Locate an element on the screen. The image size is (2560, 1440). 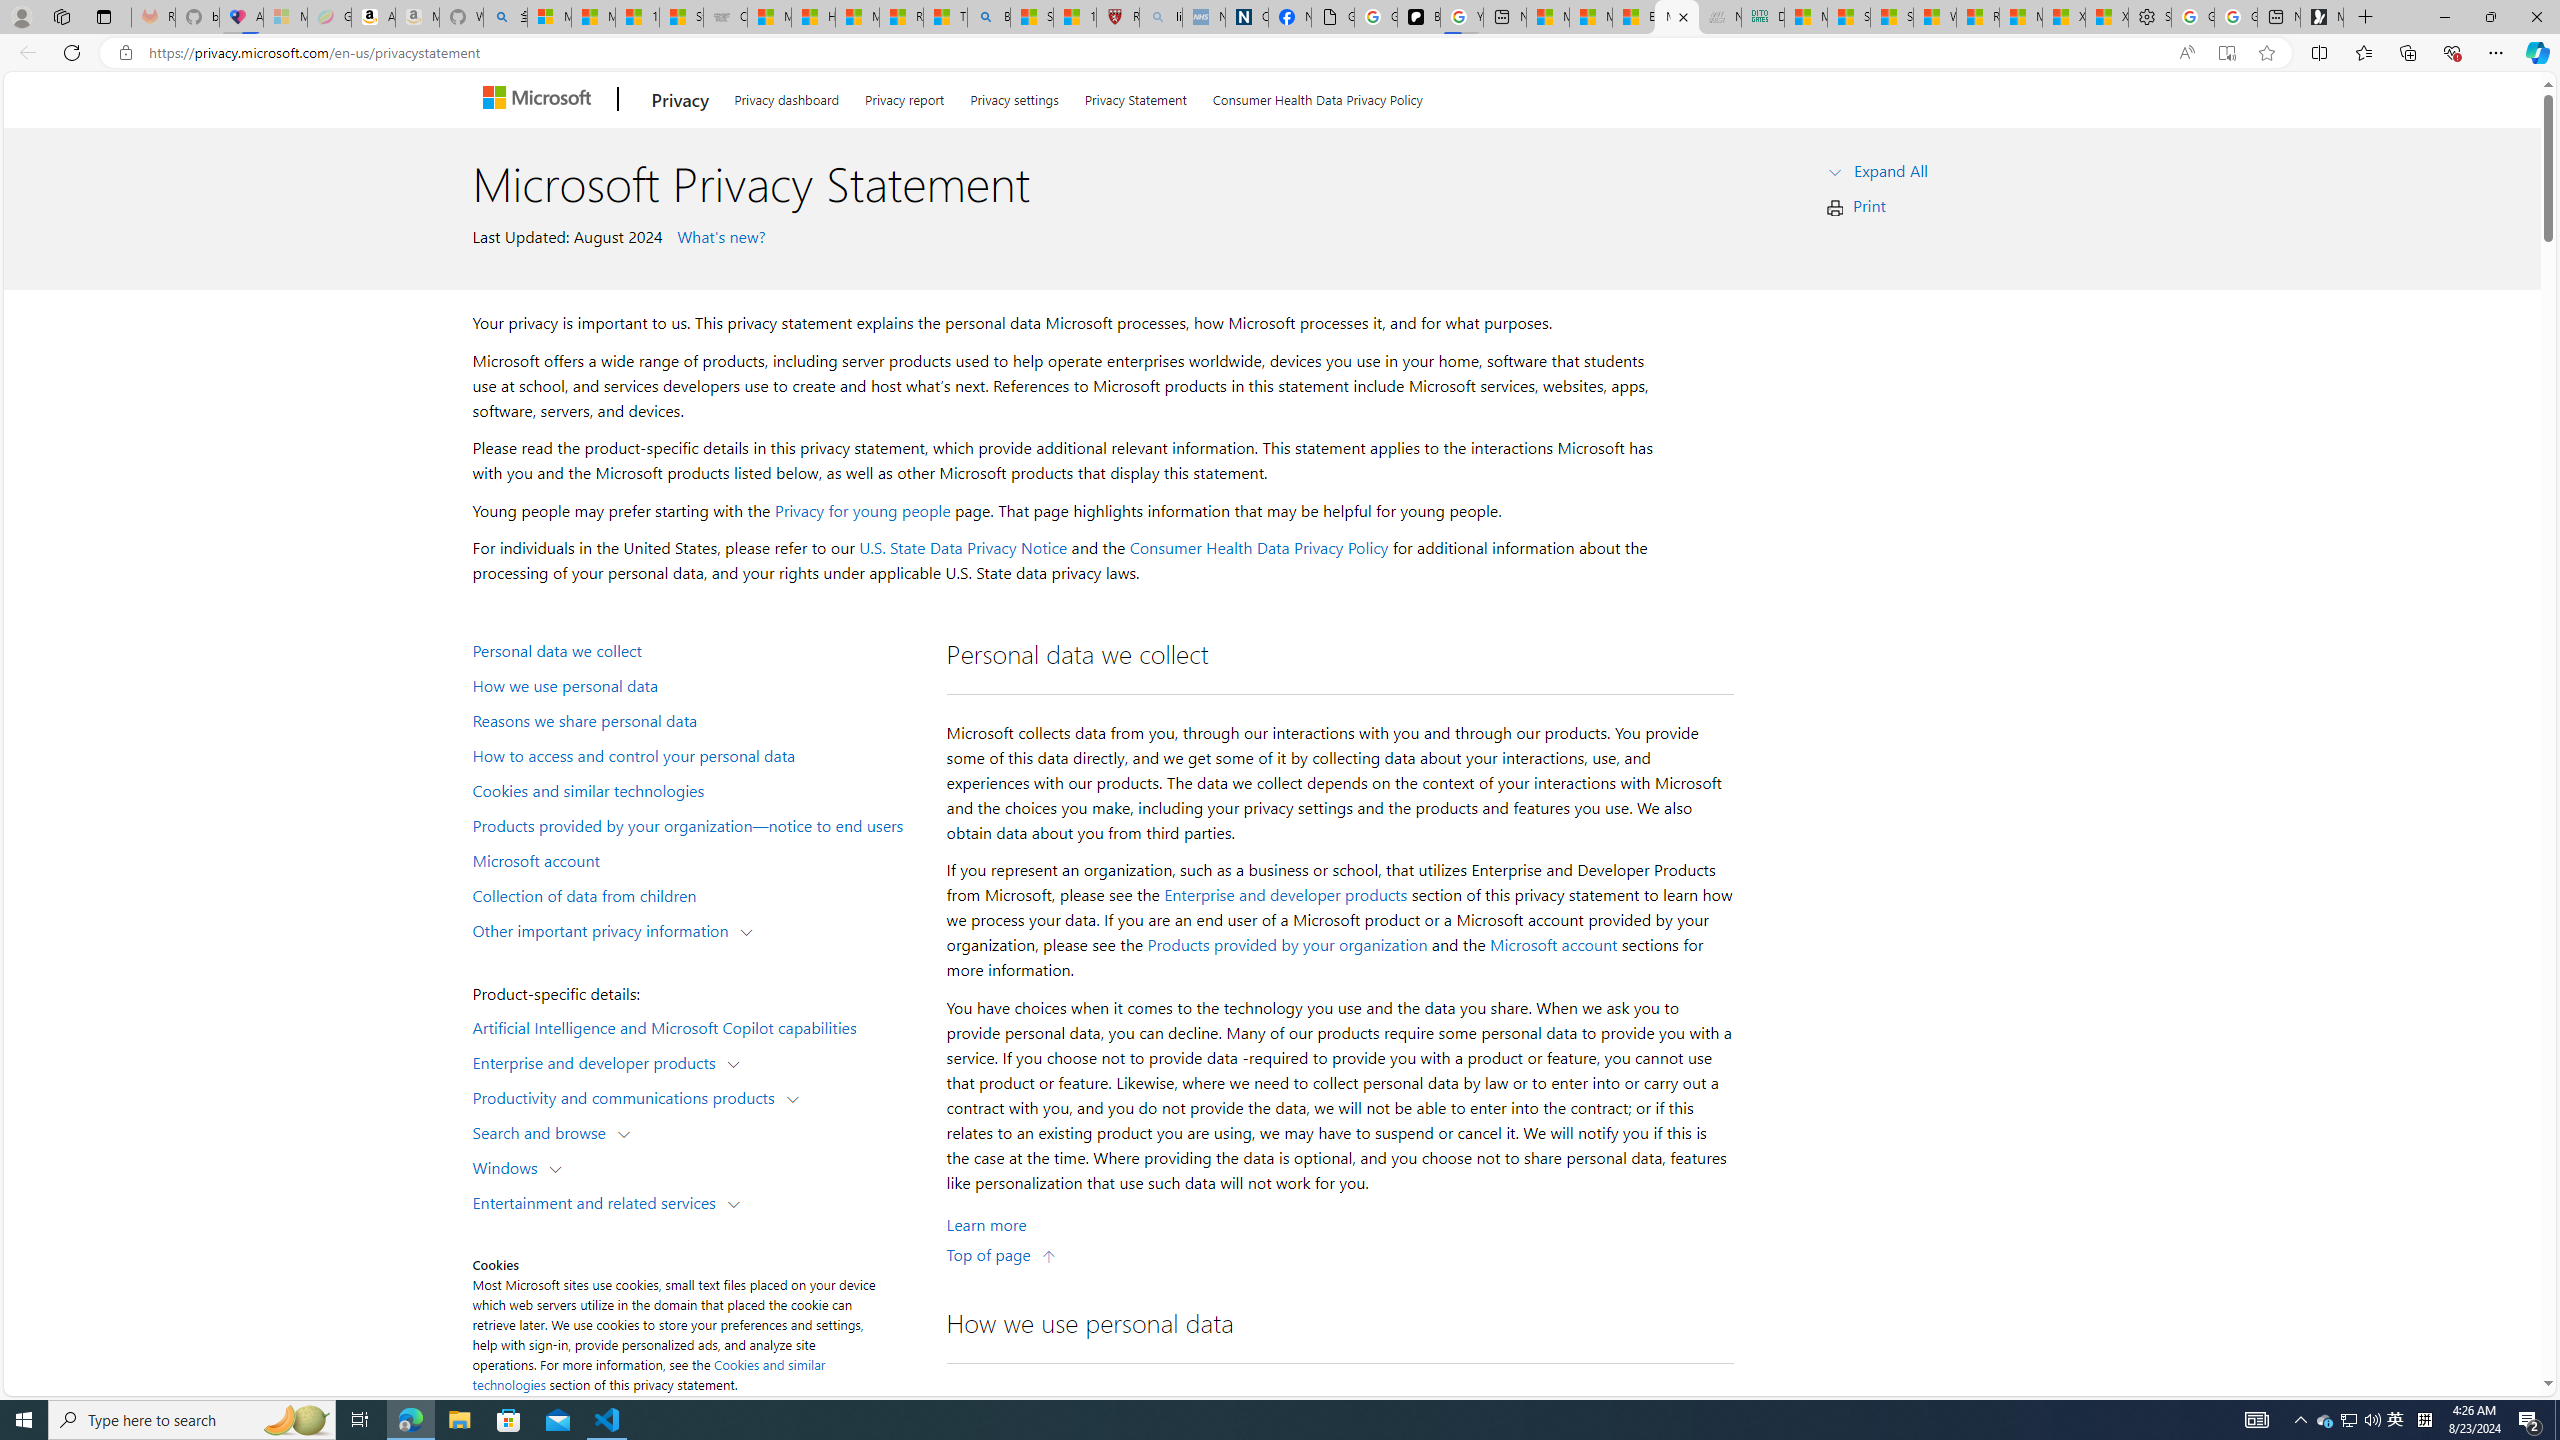
'Learn More about Personal data we collect' is located at coordinates (986, 1225).